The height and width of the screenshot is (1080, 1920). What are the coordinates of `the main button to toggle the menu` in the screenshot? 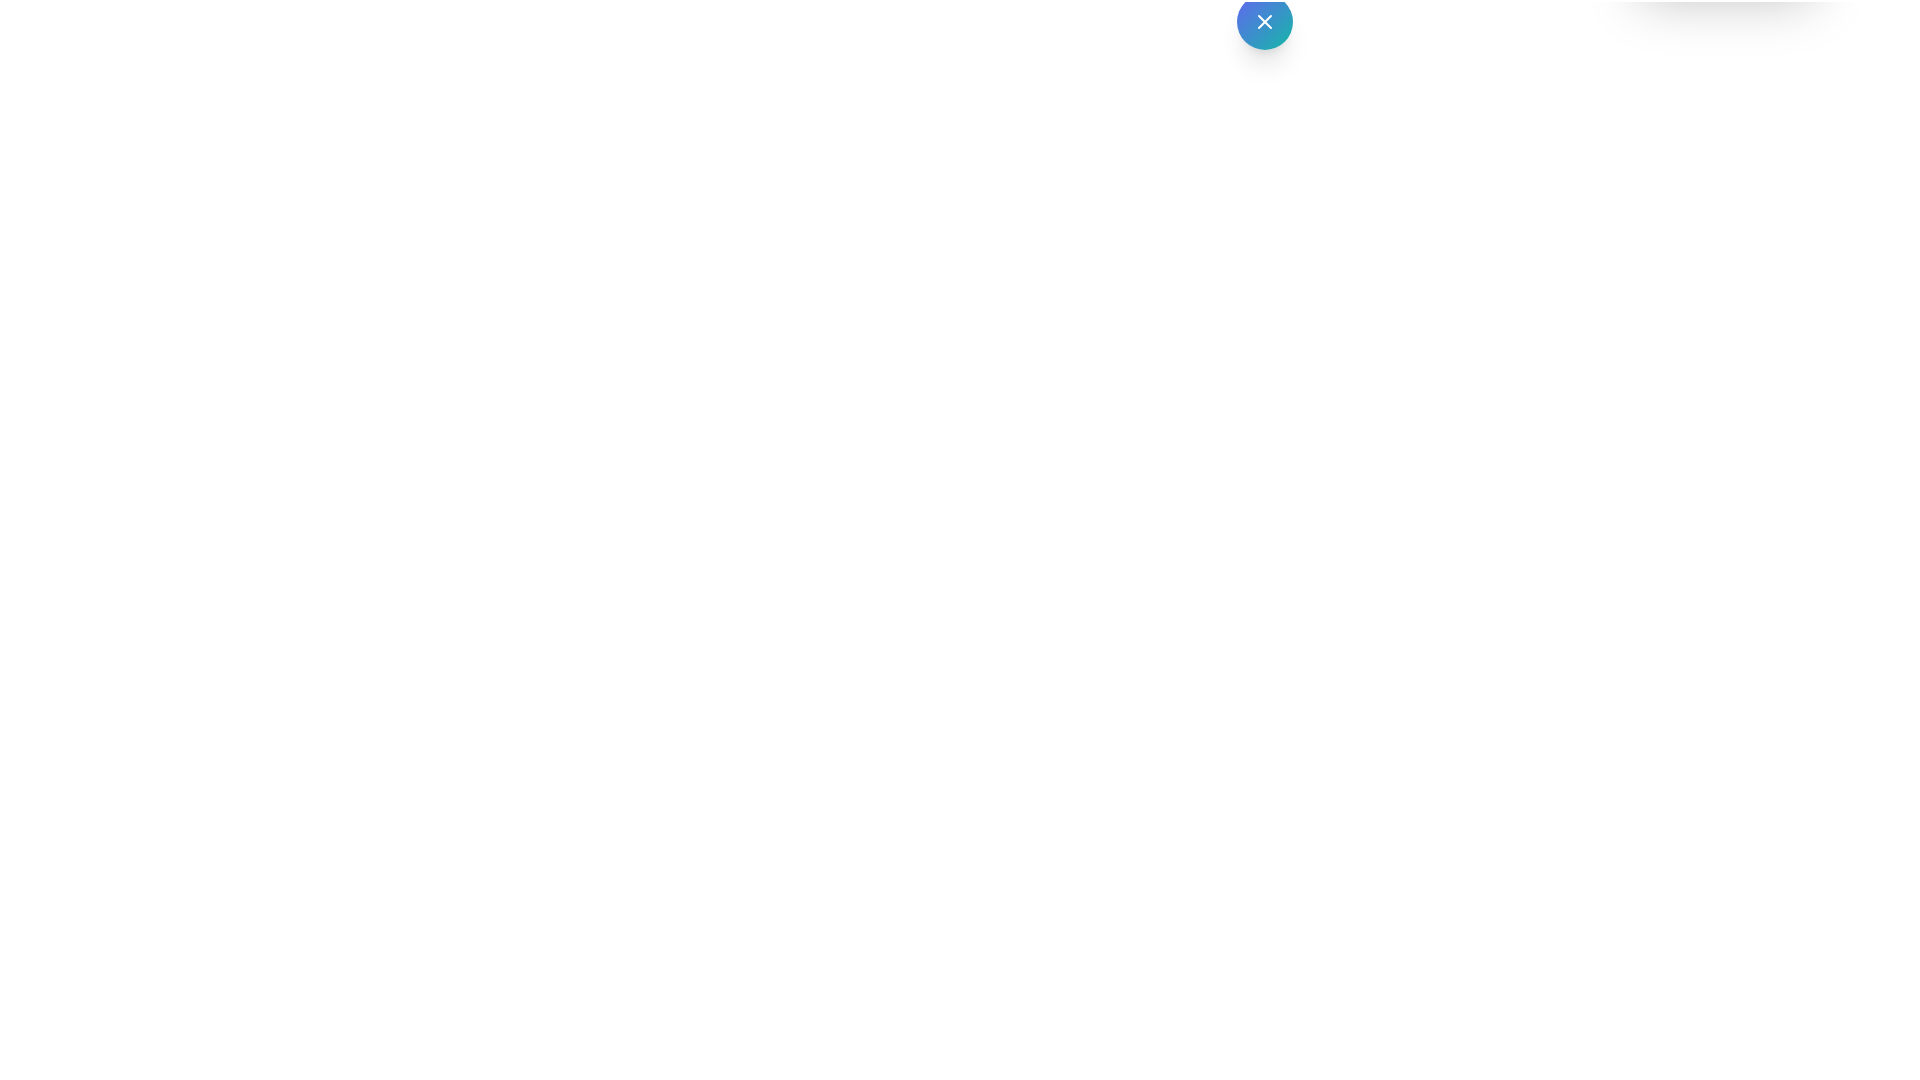 It's located at (1264, 22).